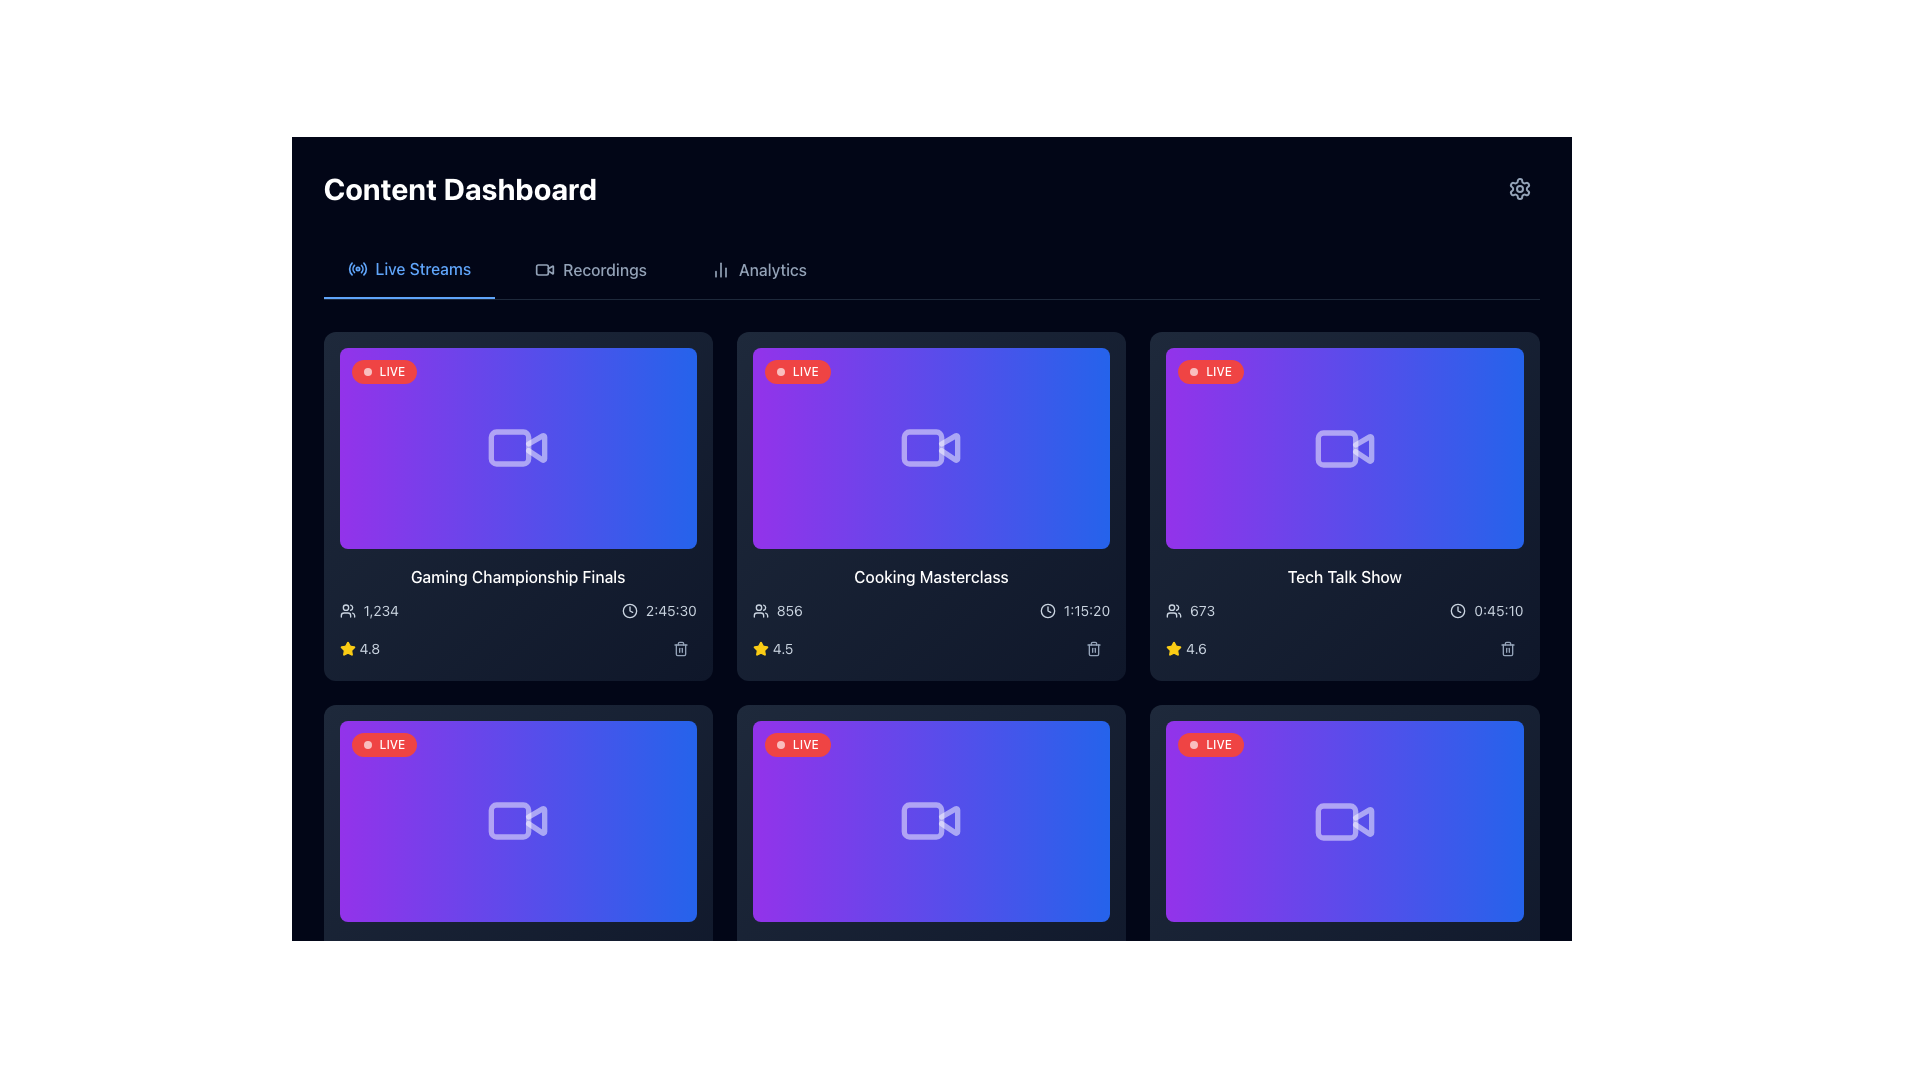 This screenshot has height=1080, width=1920. I want to click on the rating display element that consists of a yellow star icon followed by the '4.6' rating text in a light grey font, located in the third column and second row of the grid layout, so click(1186, 648).